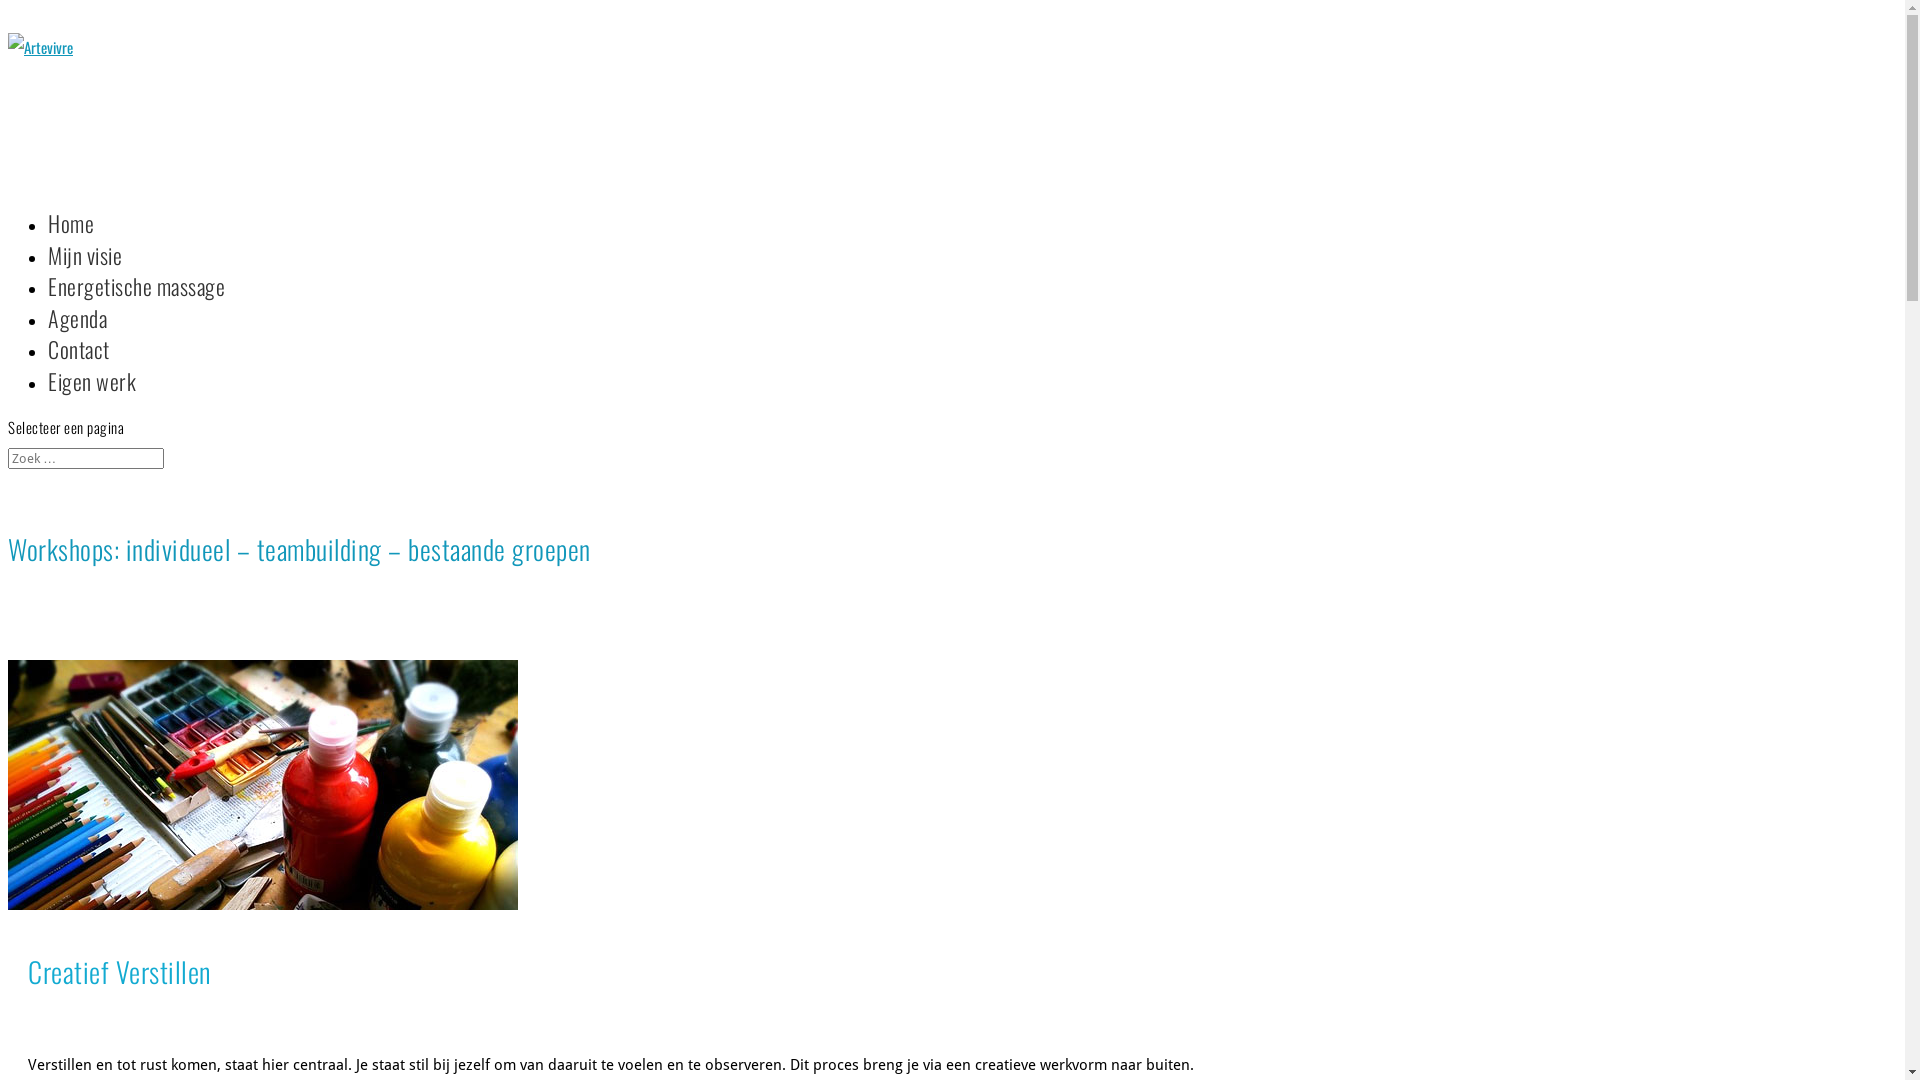 This screenshot has width=1920, height=1080. Describe the element at coordinates (84, 277) in the screenshot. I see `'Mijn visie'` at that location.